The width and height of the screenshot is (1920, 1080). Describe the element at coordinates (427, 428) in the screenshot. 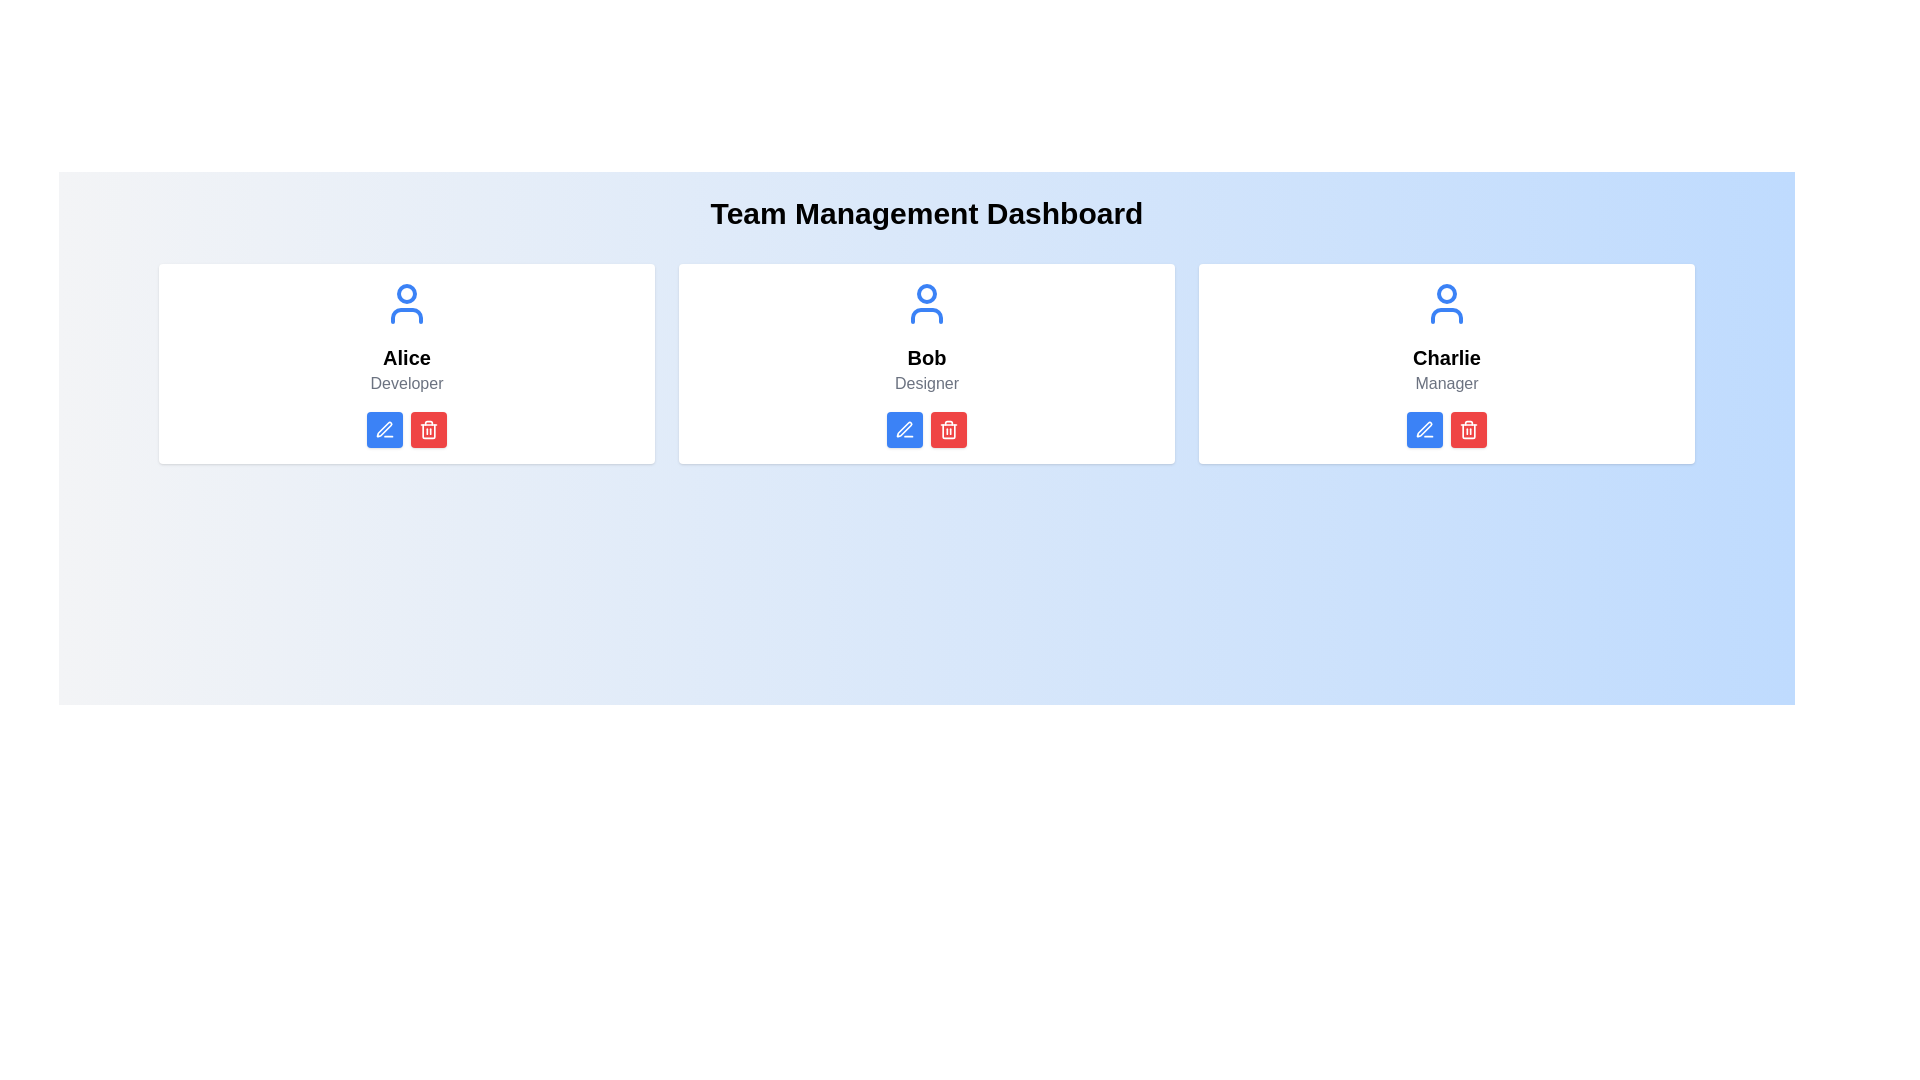

I see `the delete icon, which is the rightmost icon in the button group located below the user information section titled 'Alice' with the role 'Developer'` at that location.